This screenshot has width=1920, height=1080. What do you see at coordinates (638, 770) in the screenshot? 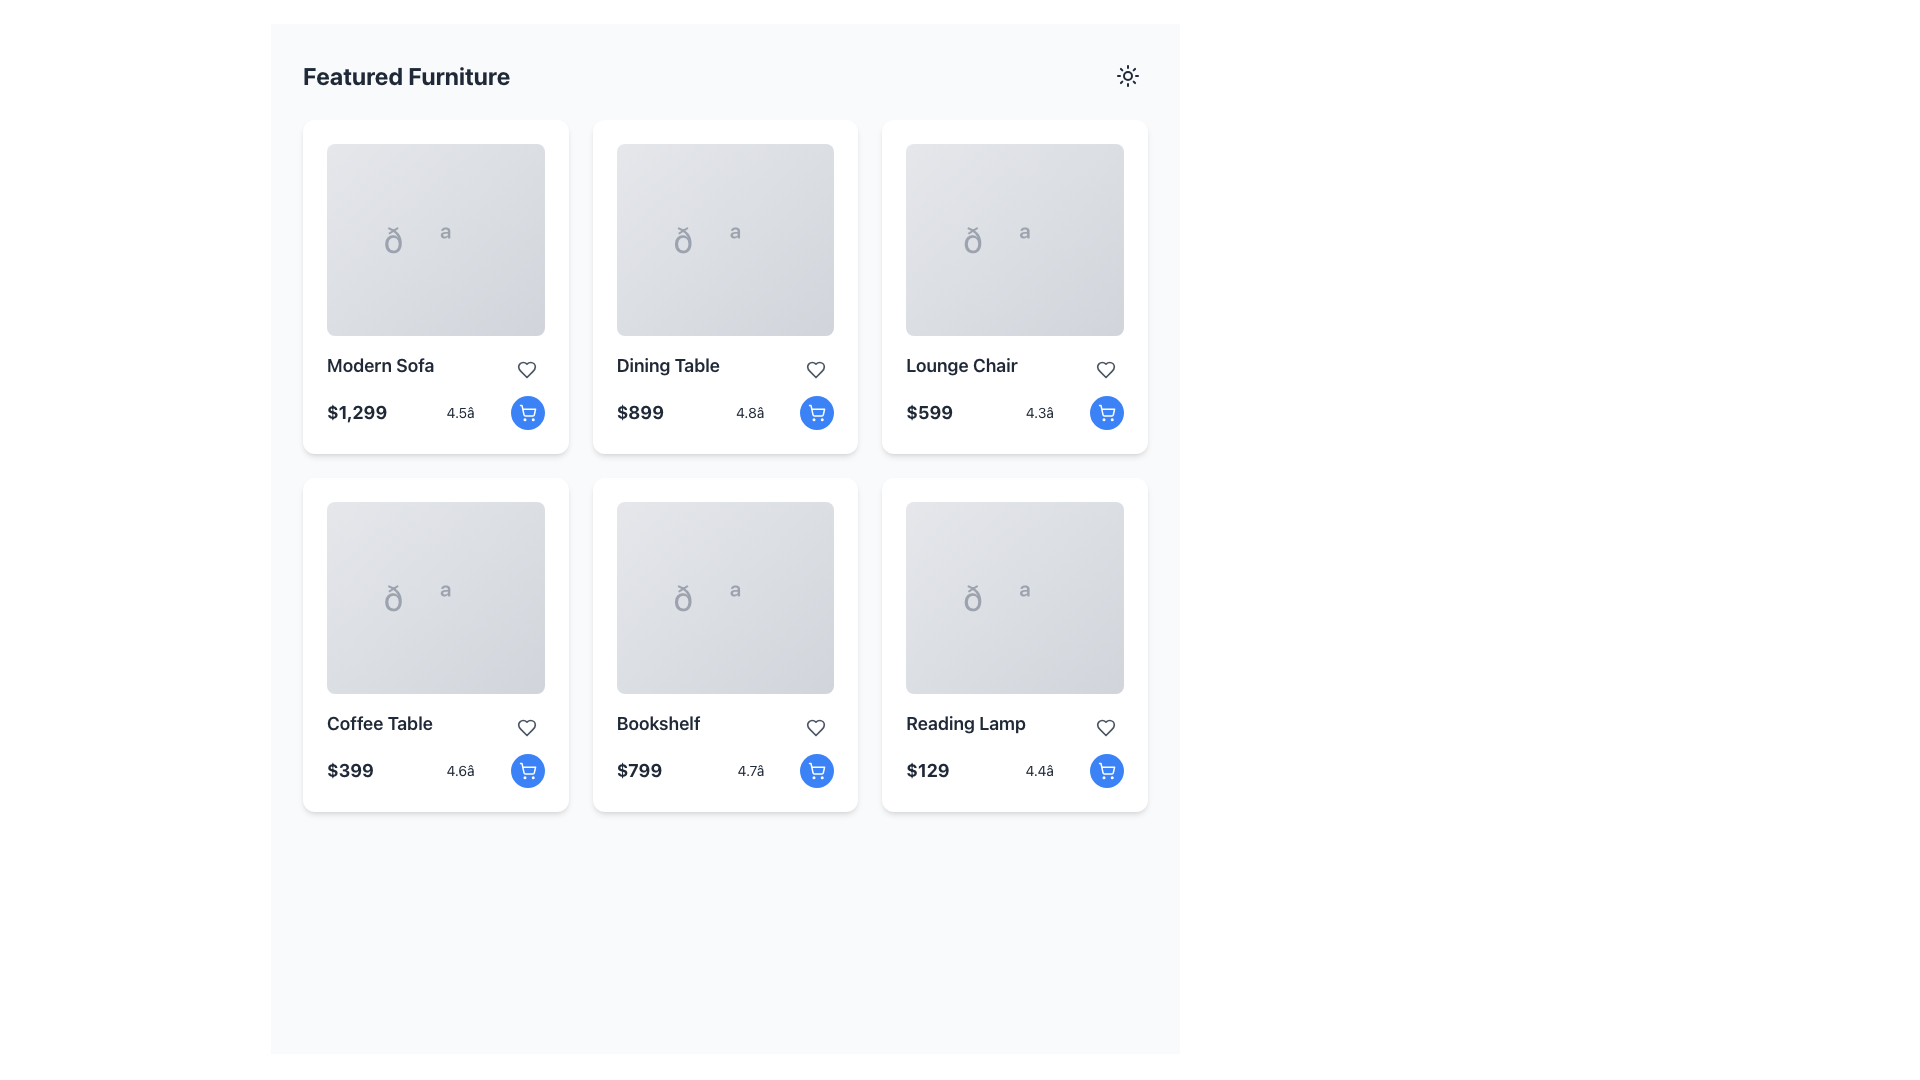
I see `the price label for the 'Bookshelf' item, which is located at the bottom-left corner of its card, preceding the rating and shopping cart icon` at bounding box center [638, 770].